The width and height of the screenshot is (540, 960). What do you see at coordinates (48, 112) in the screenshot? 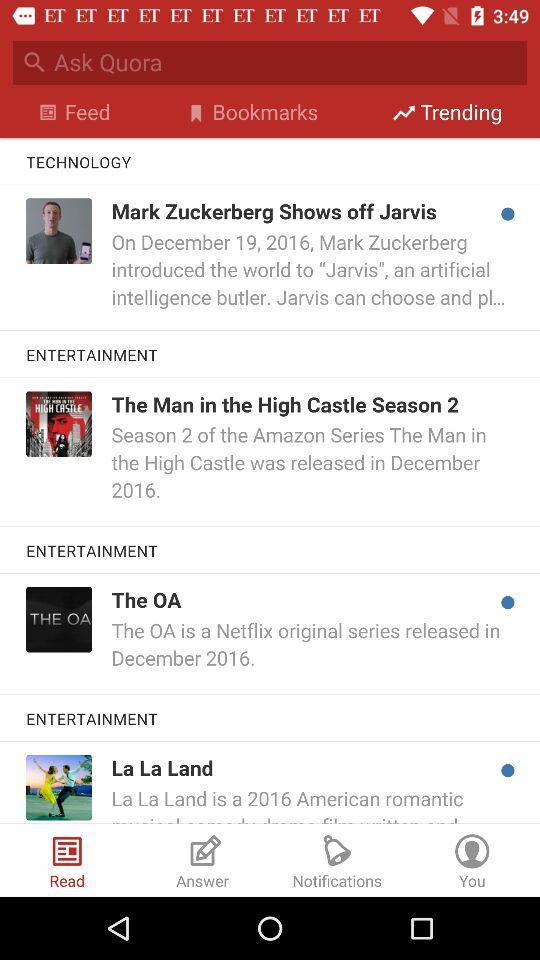
I see `icon which on left to feed` at bounding box center [48, 112].